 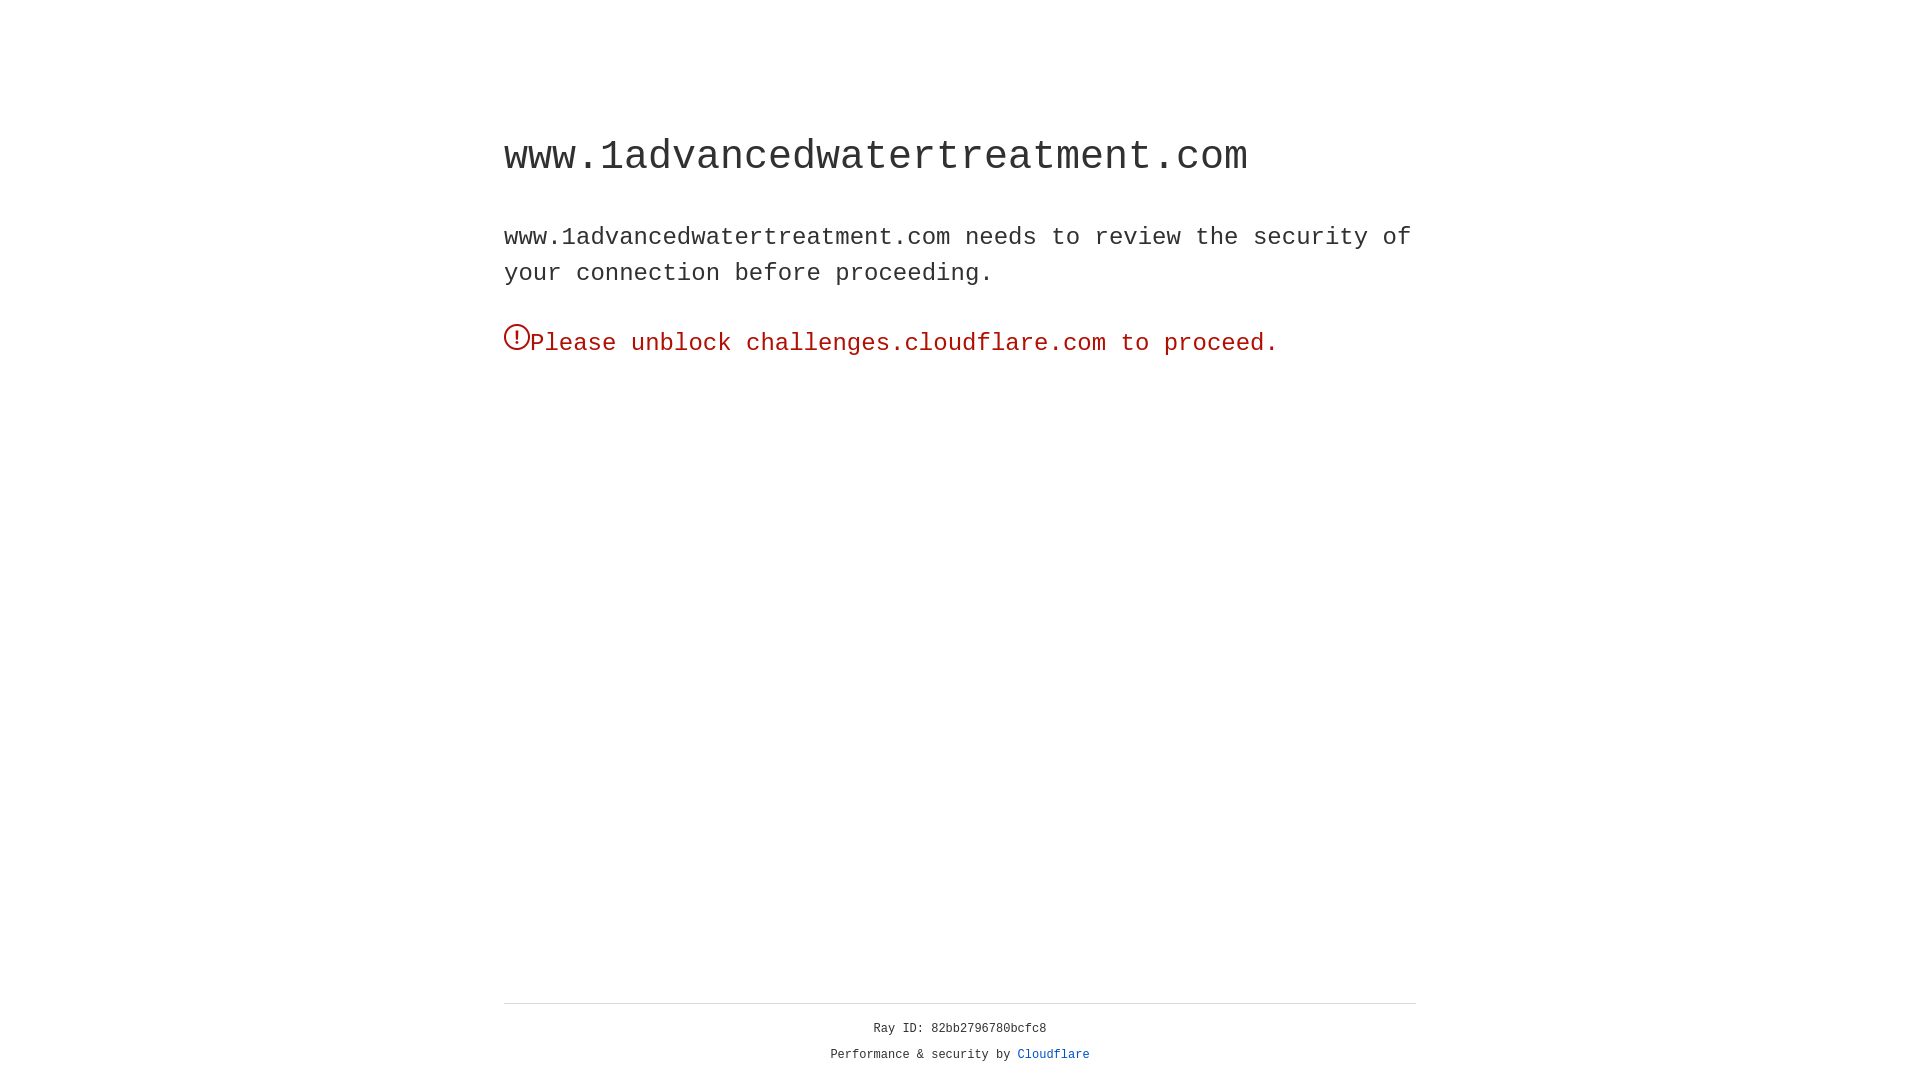 I want to click on 'Cloudflare', so click(x=1053, y=1054).